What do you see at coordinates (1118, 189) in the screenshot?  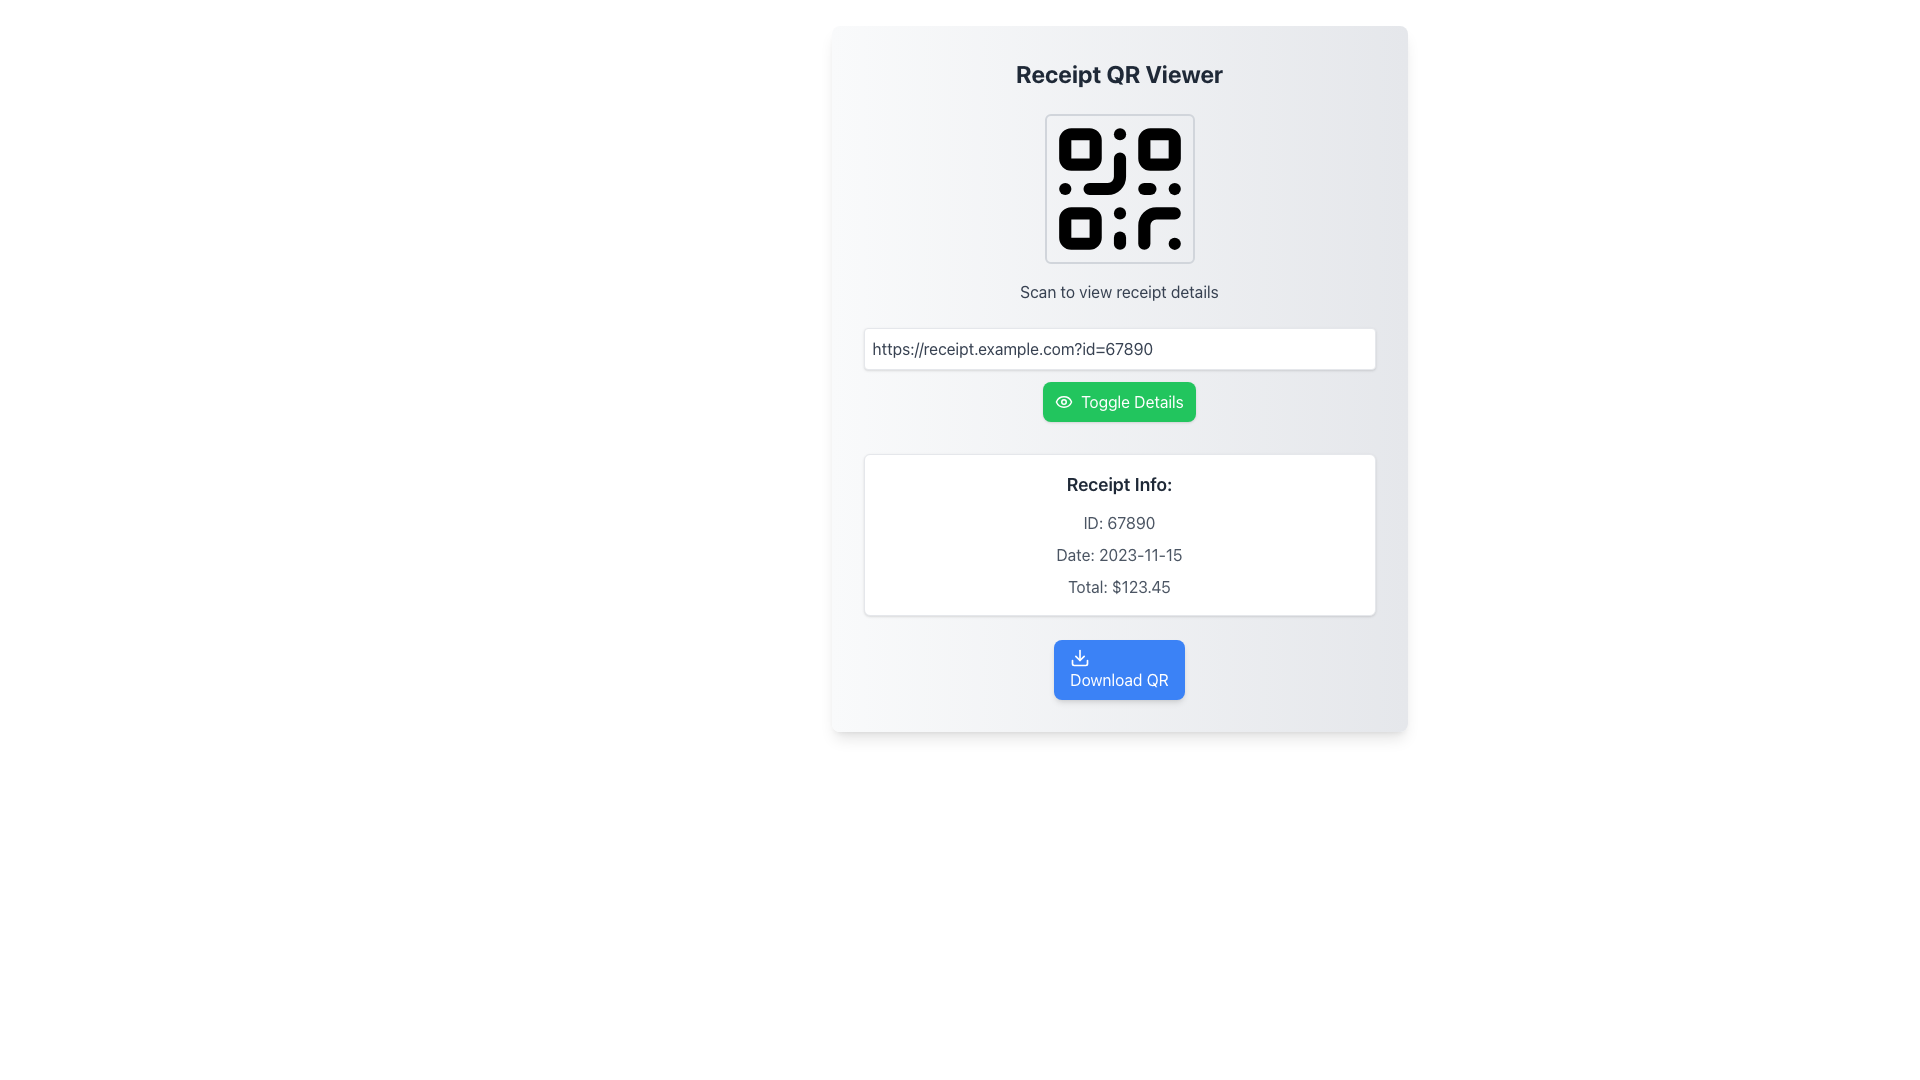 I see `the QR code display, which is a black and white pattern within a square frame with rounded corners, located centrally near the top of the interface below the heading 'Receipt QR Viewer'` at bounding box center [1118, 189].